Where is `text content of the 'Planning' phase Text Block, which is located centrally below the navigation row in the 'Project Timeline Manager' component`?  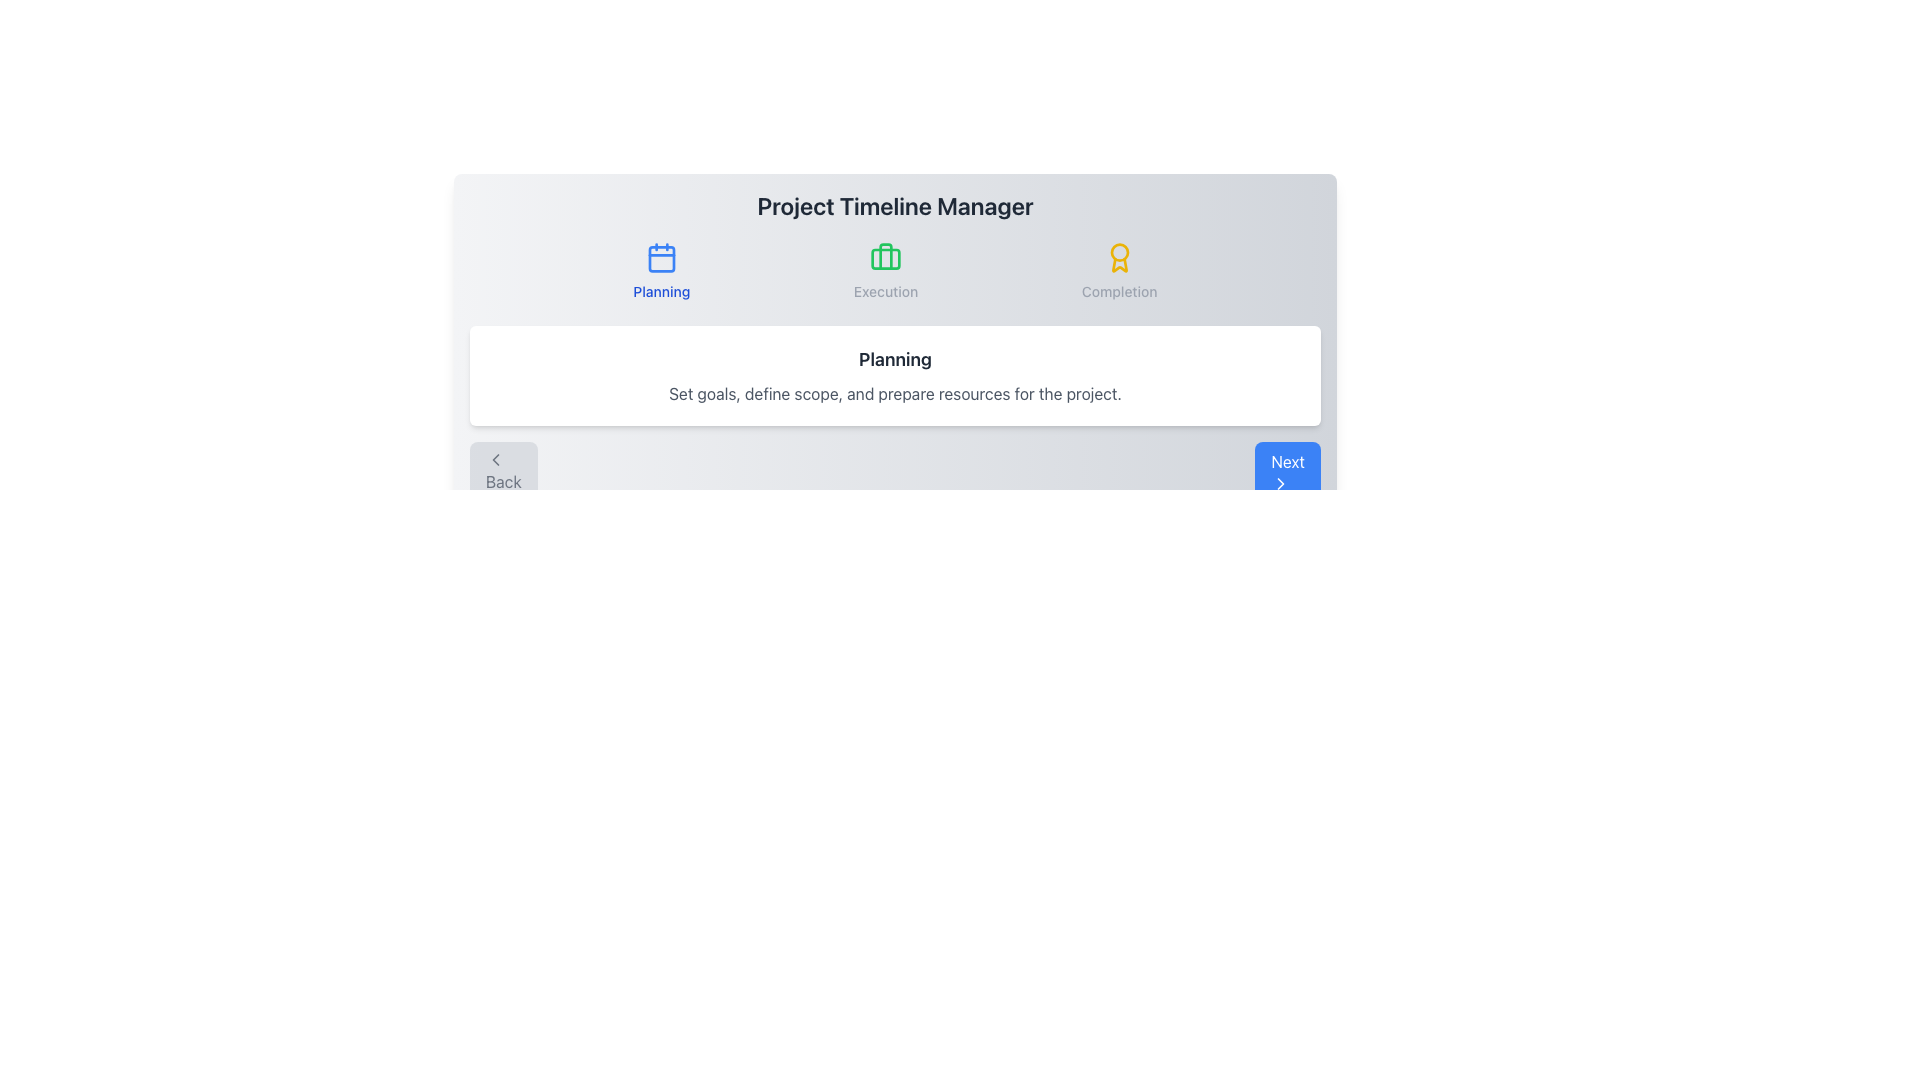
text content of the 'Planning' phase Text Block, which is located centrally below the navigation row in the 'Project Timeline Manager' component is located at coordinates (894, 375).